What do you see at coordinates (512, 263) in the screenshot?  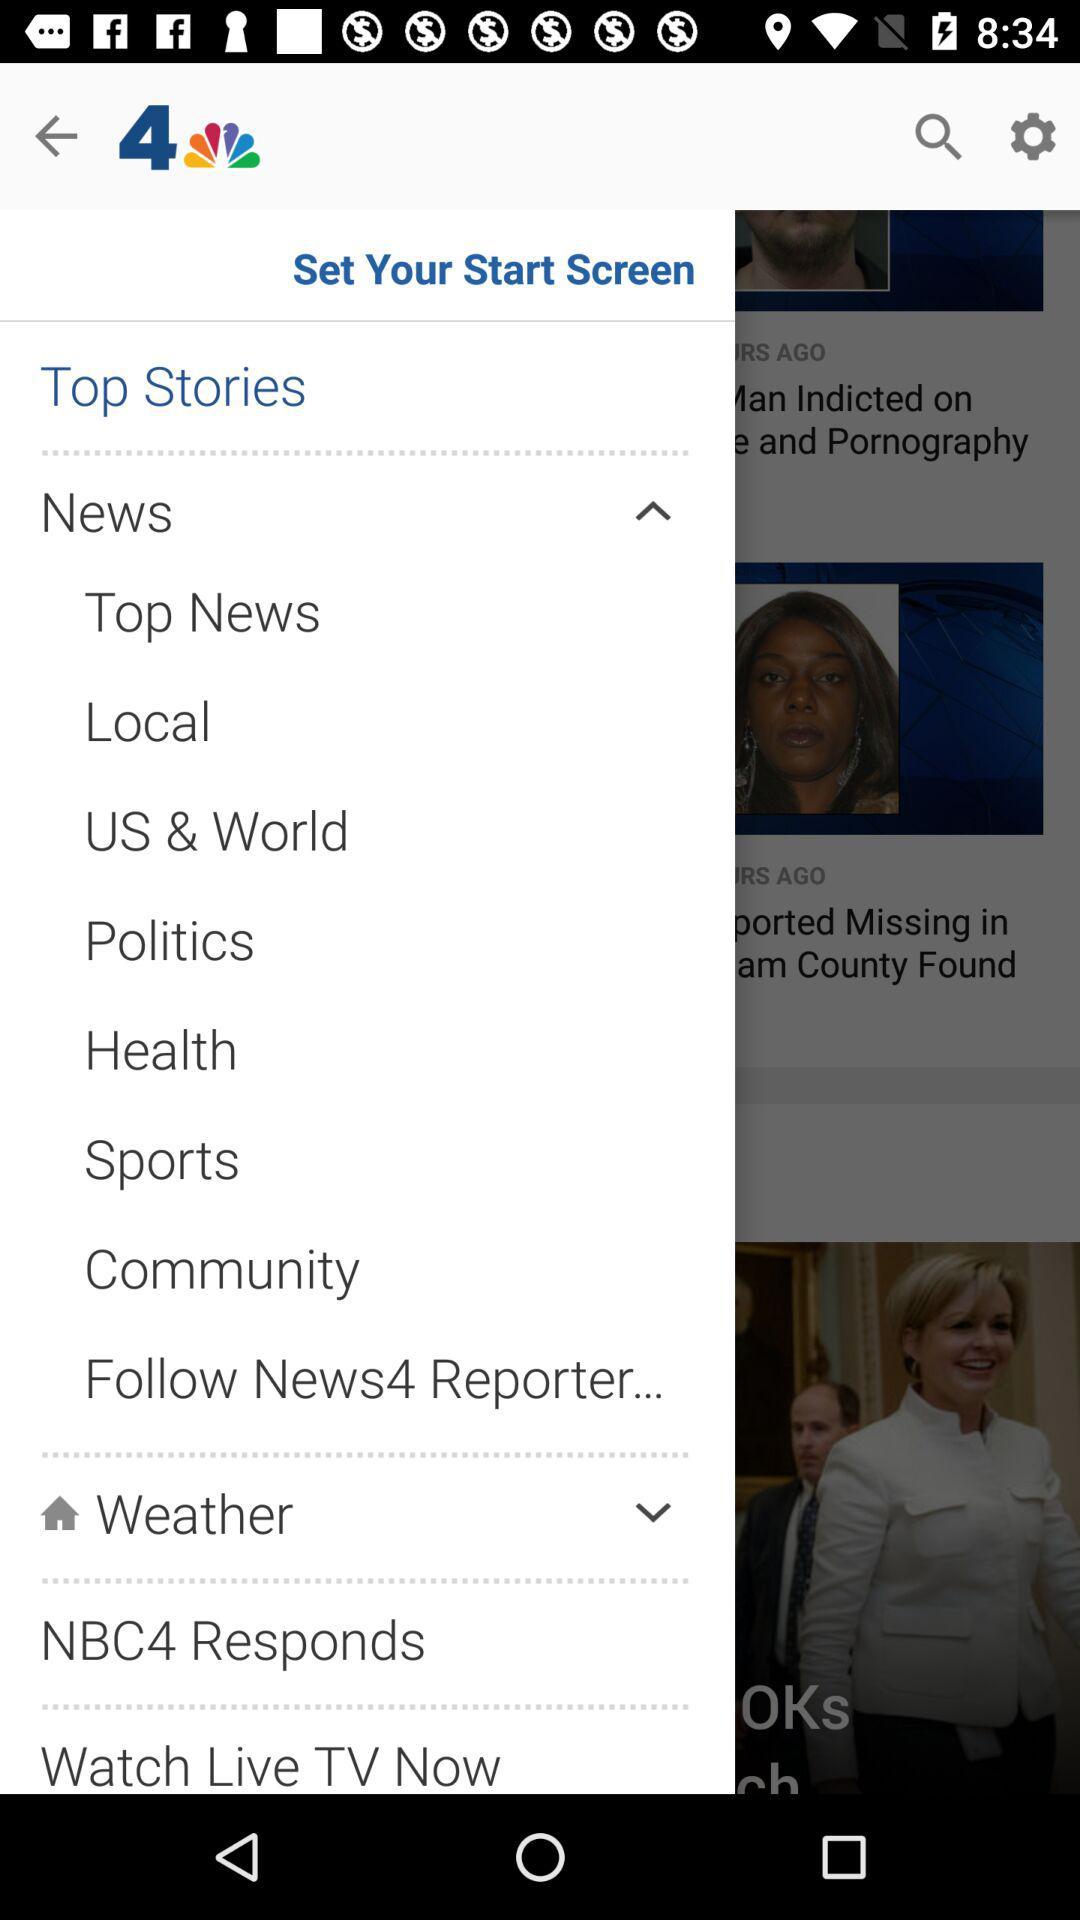 I see `the button set your start screen on the web page` at bounding box center [512, 263].